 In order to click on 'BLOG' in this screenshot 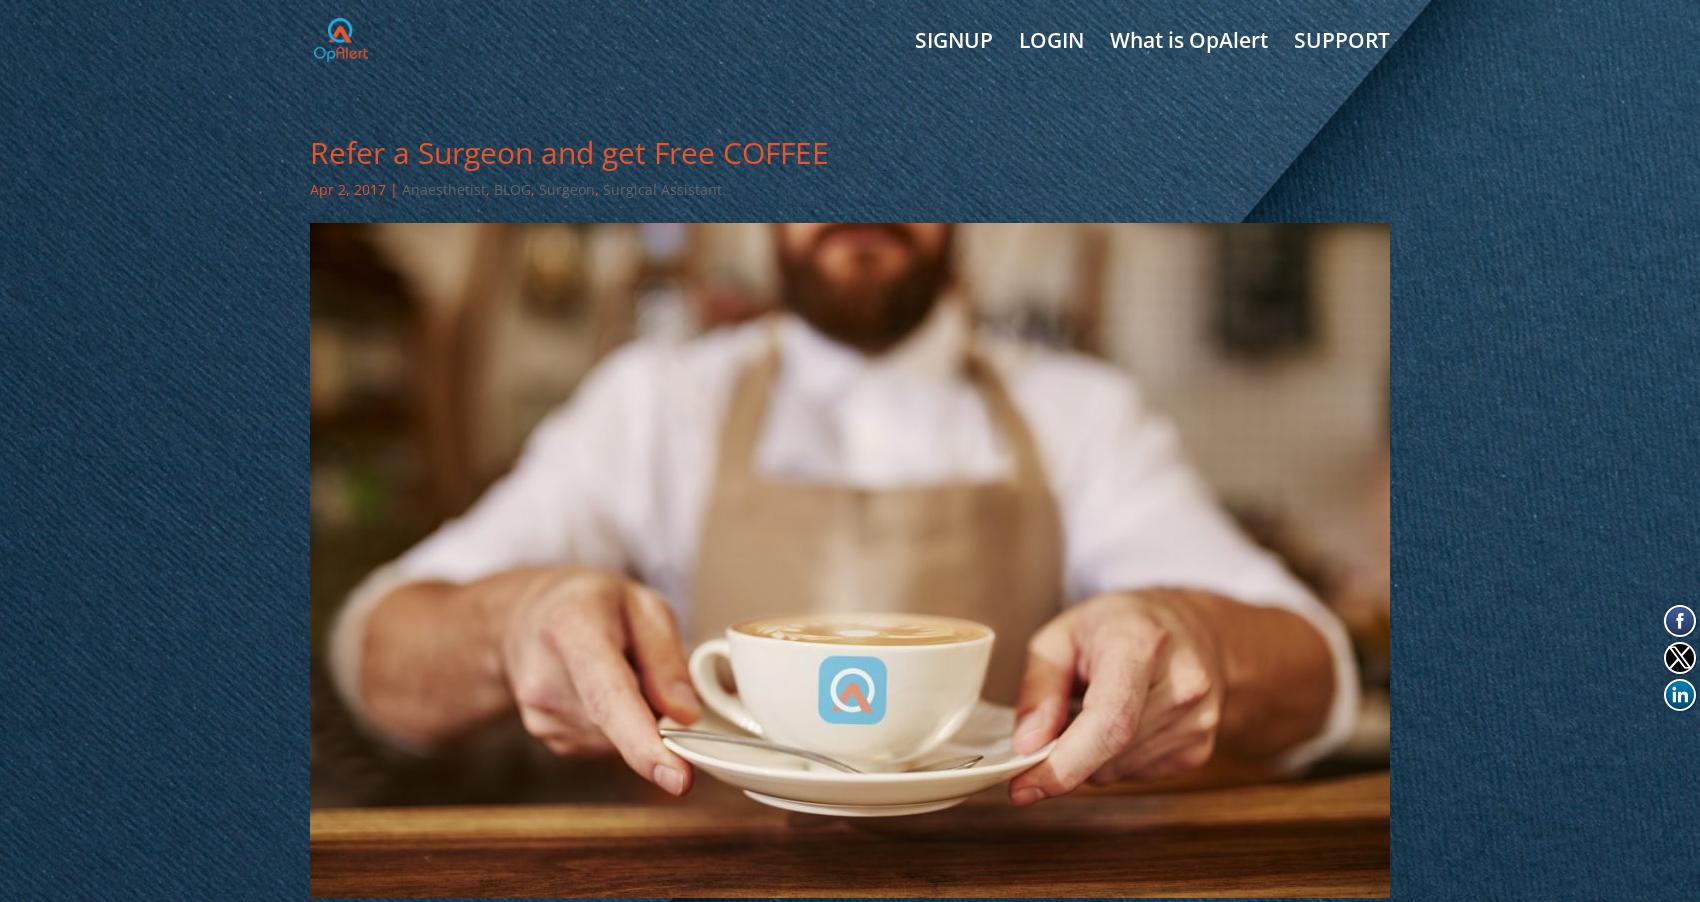, I will do `click(512, 188)`.